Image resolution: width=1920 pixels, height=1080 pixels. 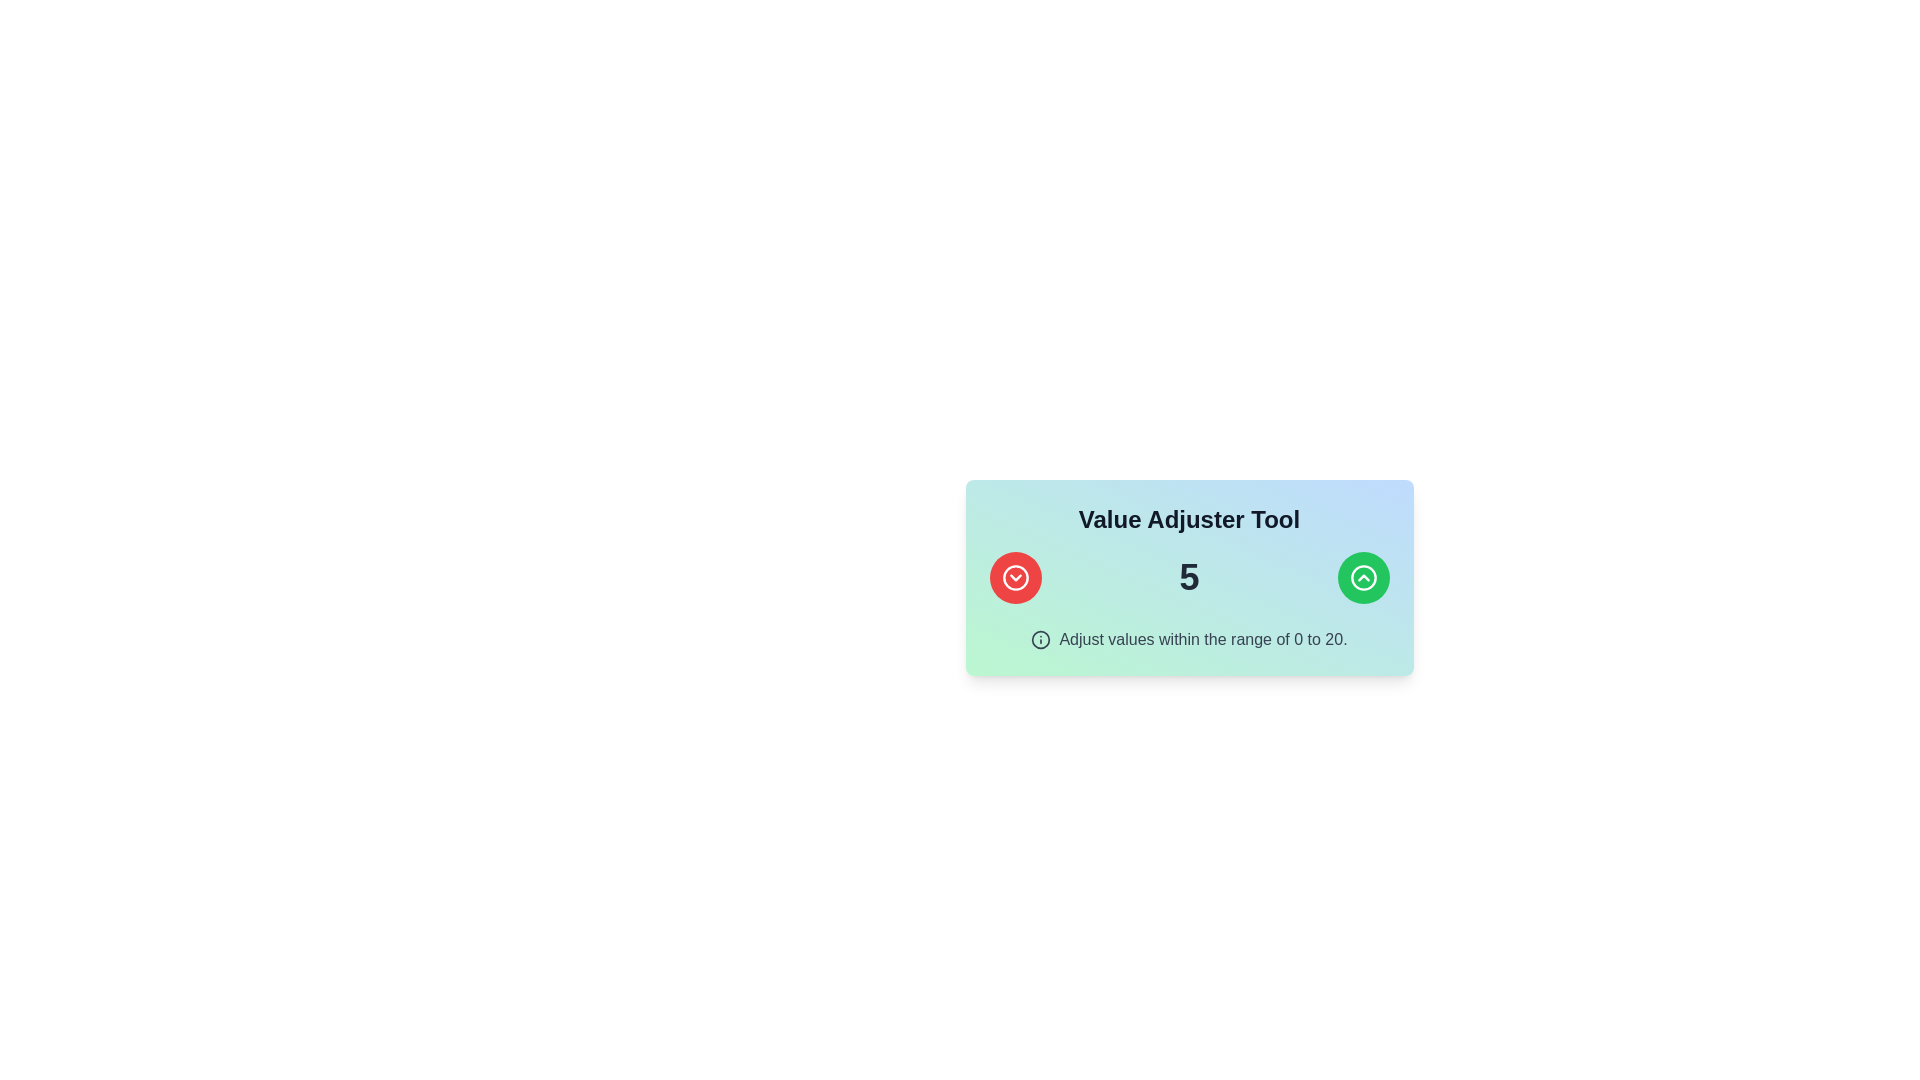 What do you see at coordinates (1015, 578) in the screenshot?
I see `the 'Decrease value' icon within the red circular button on the left side of the value adjustment interface` at bounding box center [1015, 578].